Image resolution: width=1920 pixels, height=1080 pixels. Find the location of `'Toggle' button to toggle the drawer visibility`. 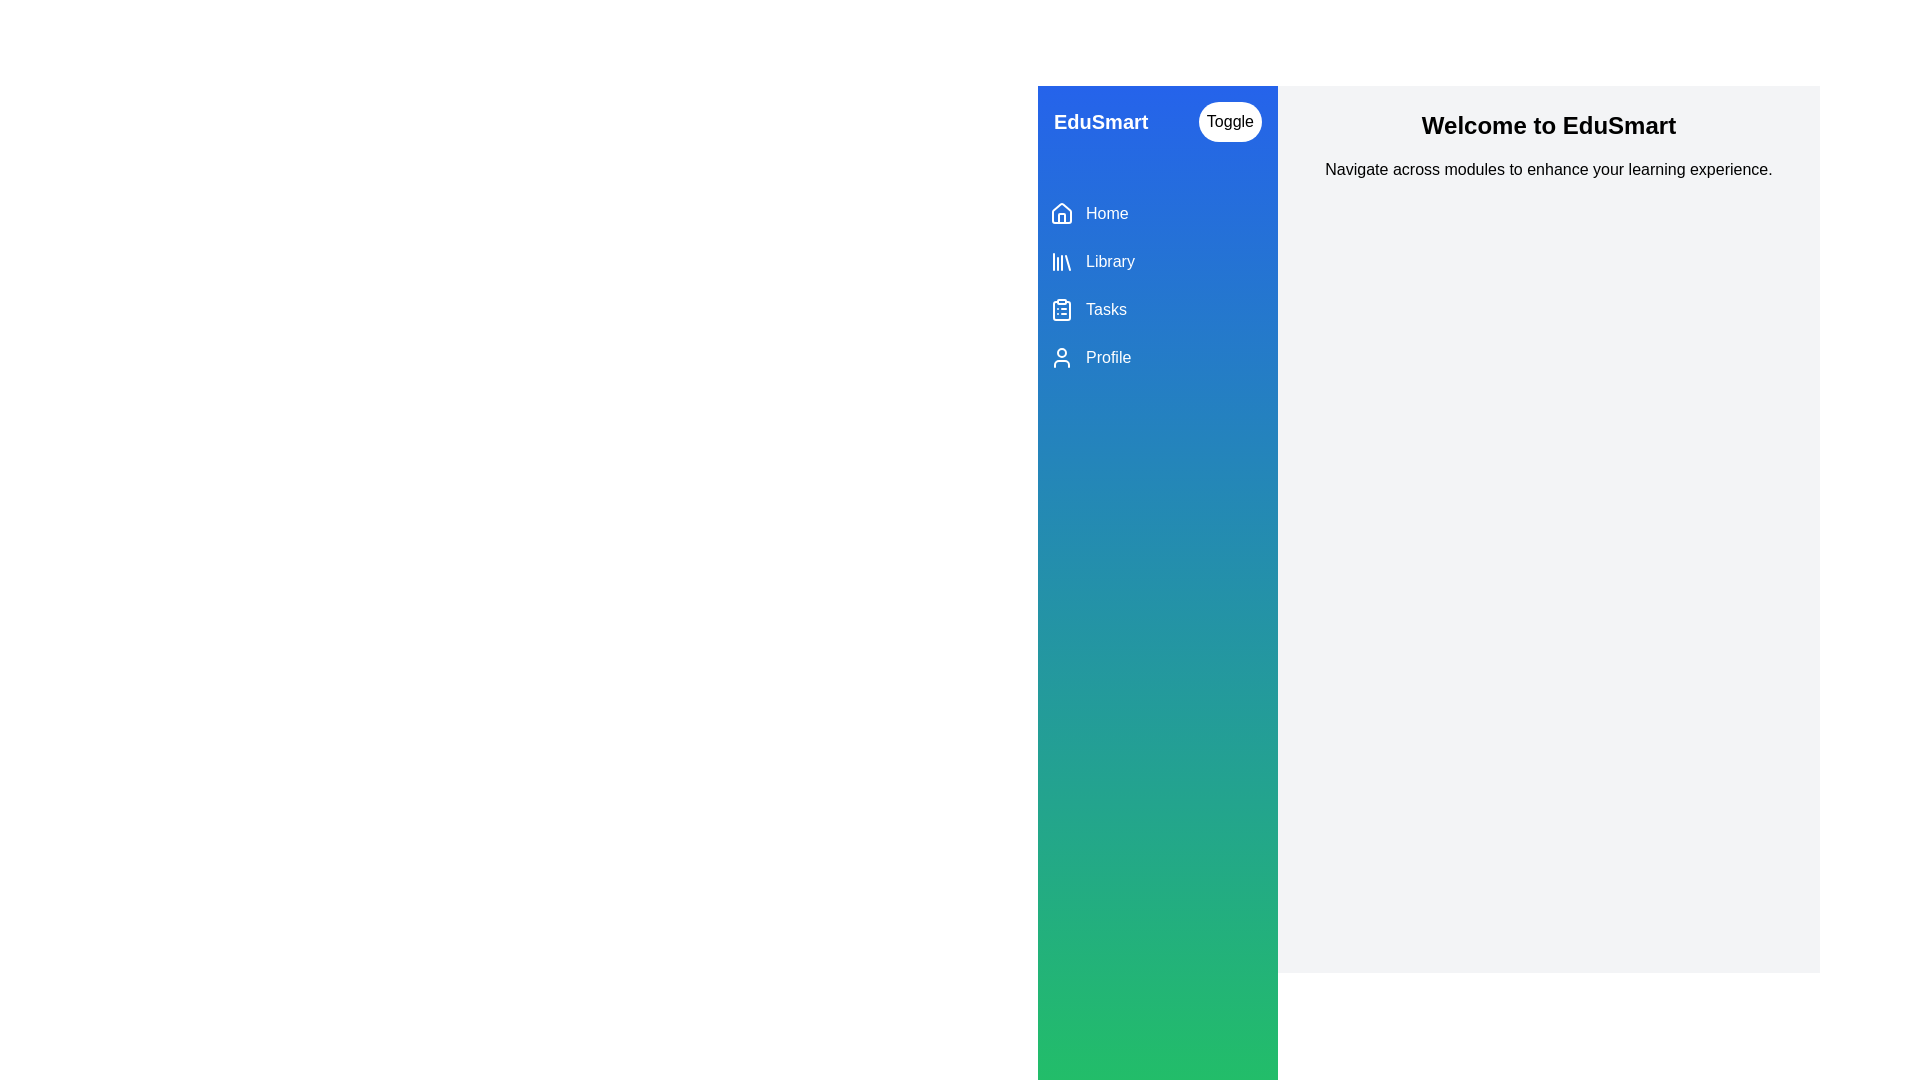

'Toggle' button to toggle the drawer visibility is located at coordinates (1228, 122).